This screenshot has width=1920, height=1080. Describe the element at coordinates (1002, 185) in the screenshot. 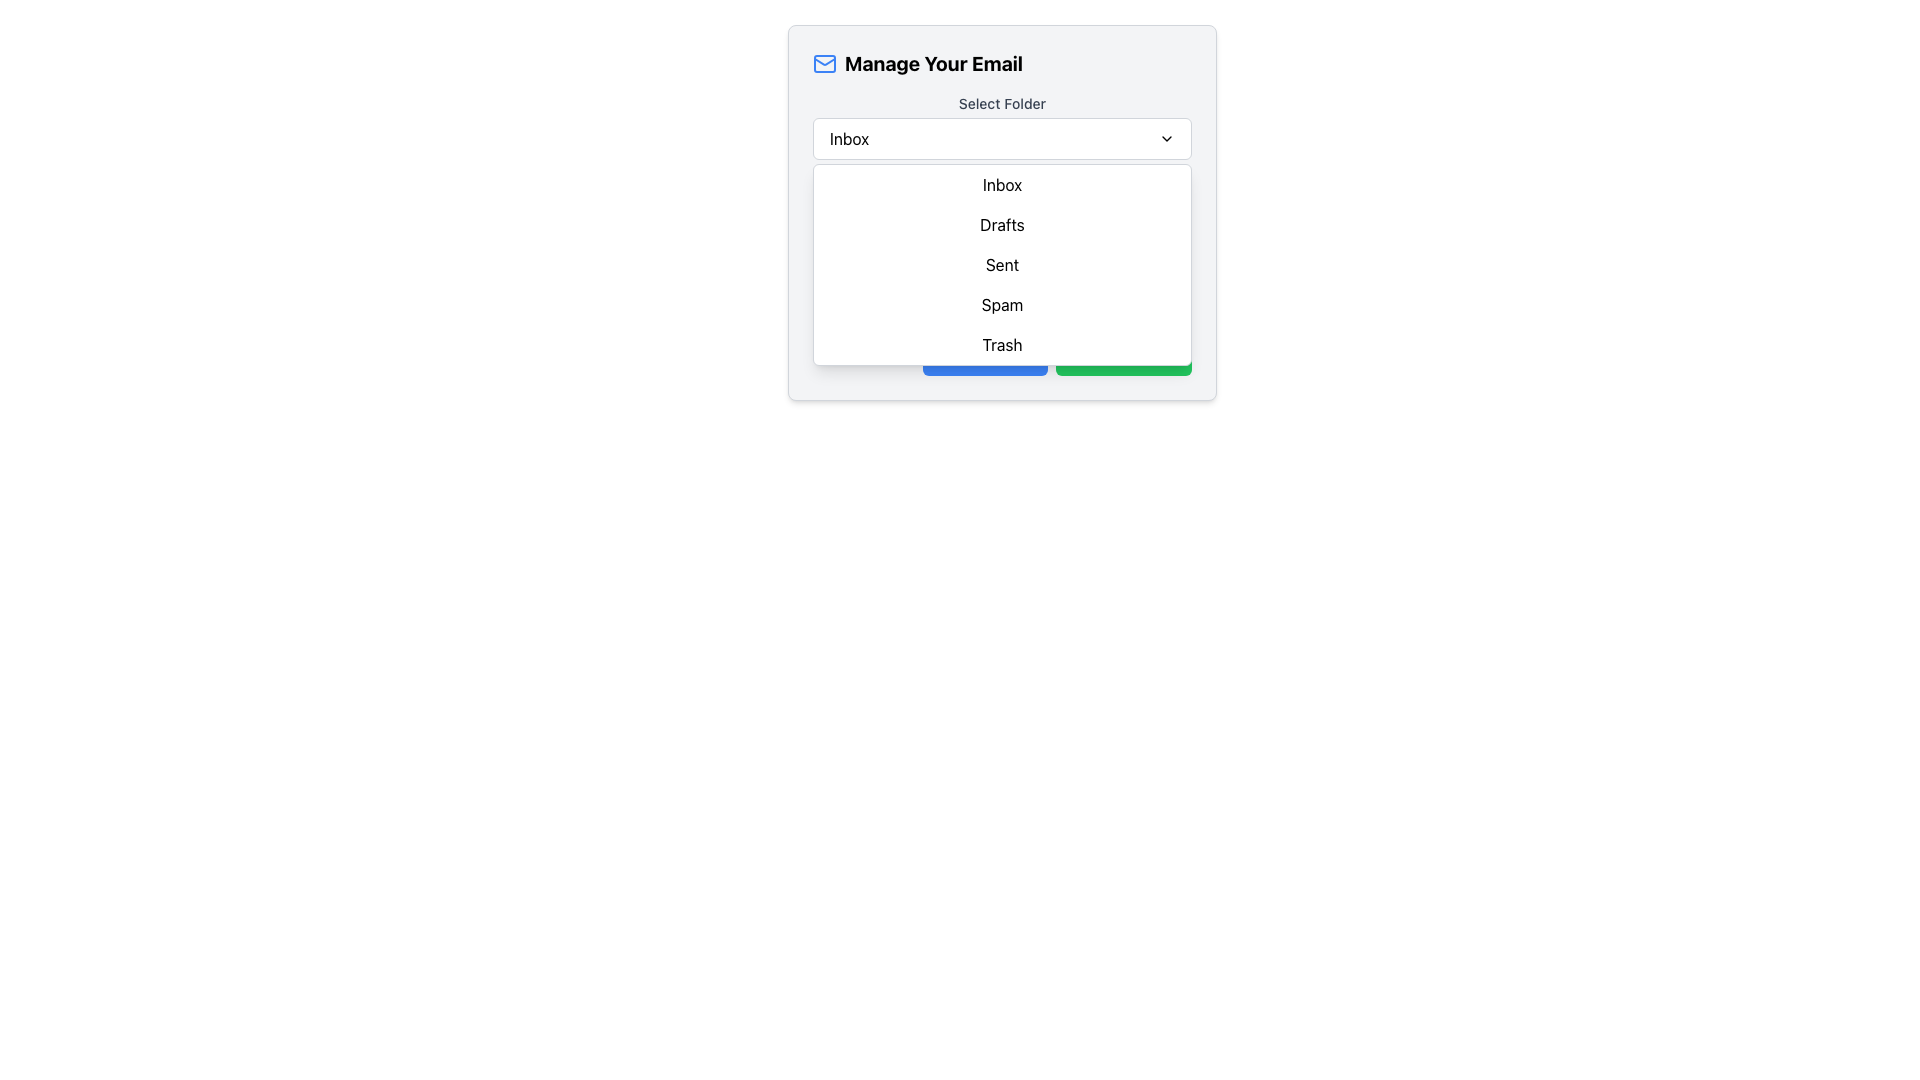

I see `the Text Label that serves as an instruction for the email input area, located at the top of the box above the textarea` at that location.